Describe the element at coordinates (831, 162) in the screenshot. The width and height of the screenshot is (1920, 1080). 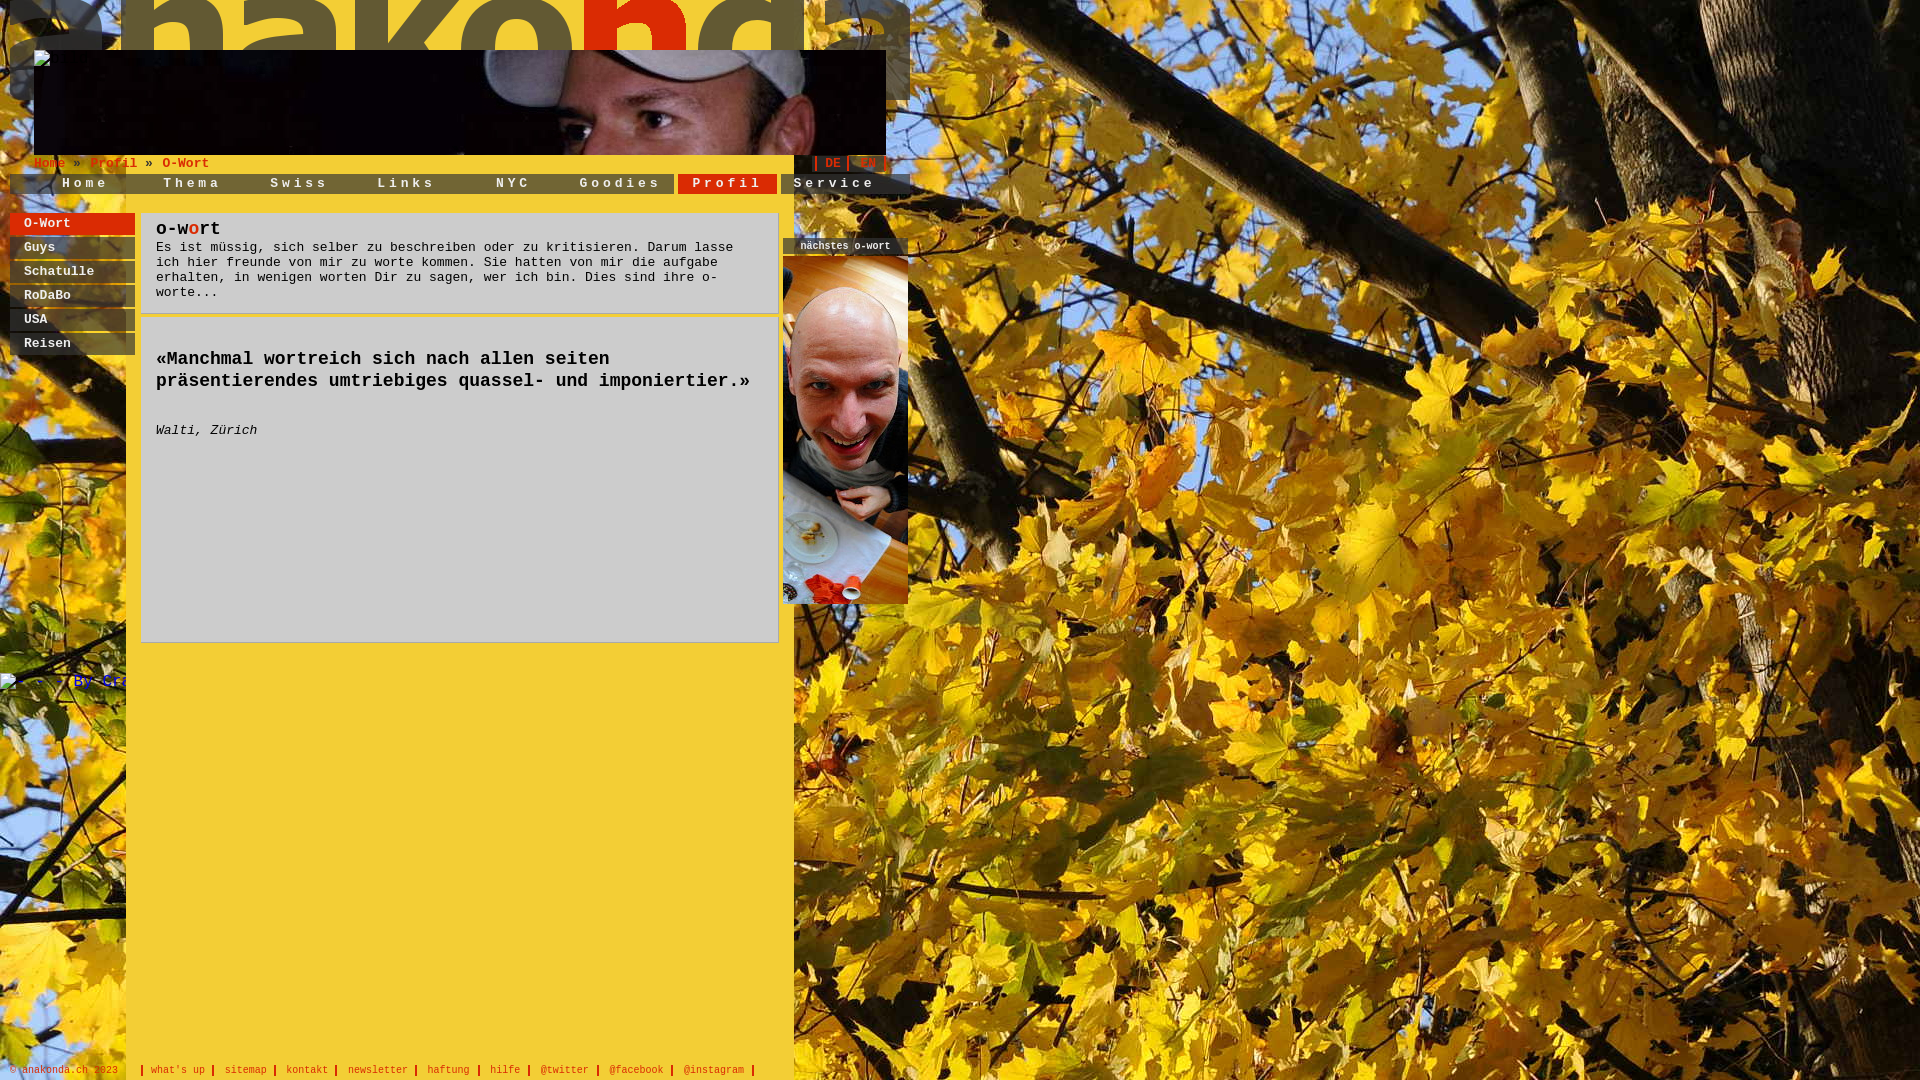
I see `'DE'` at that location.